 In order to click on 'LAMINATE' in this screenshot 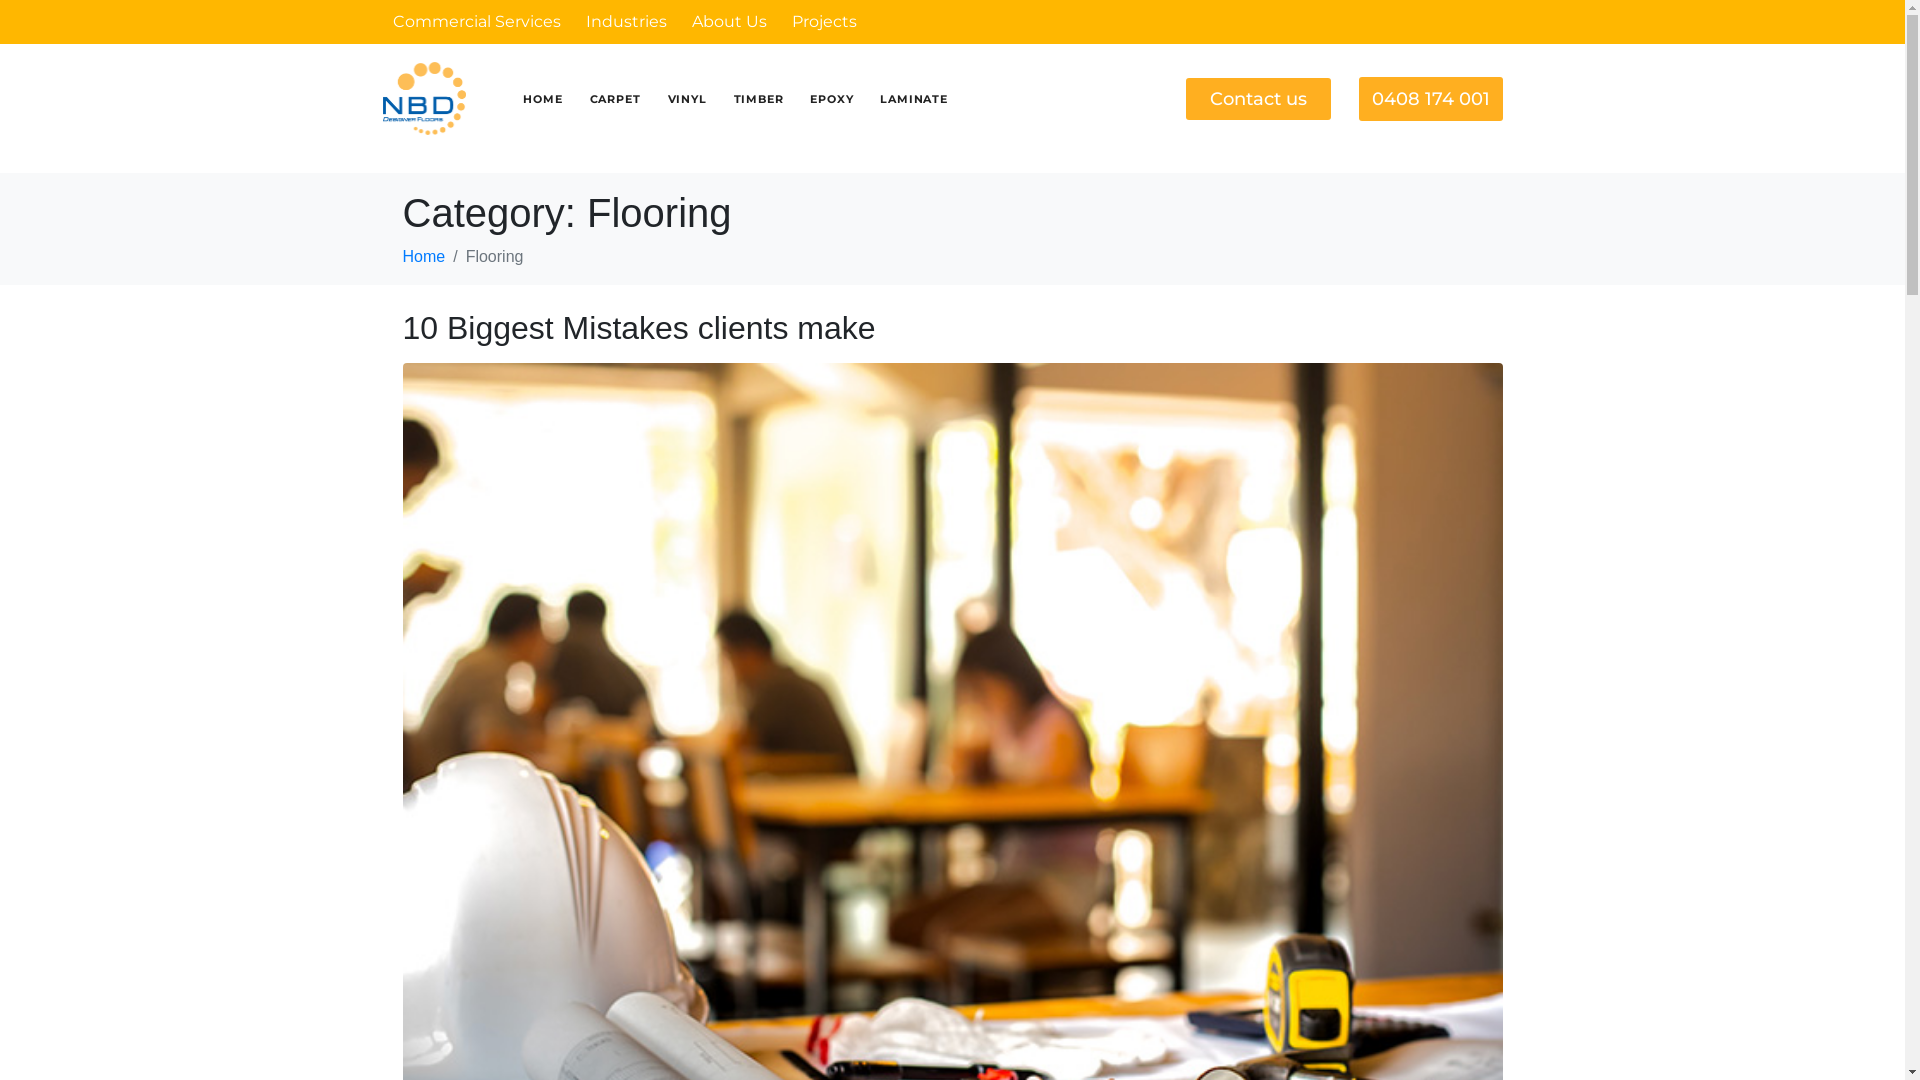, I will do `click(912, 99)`.